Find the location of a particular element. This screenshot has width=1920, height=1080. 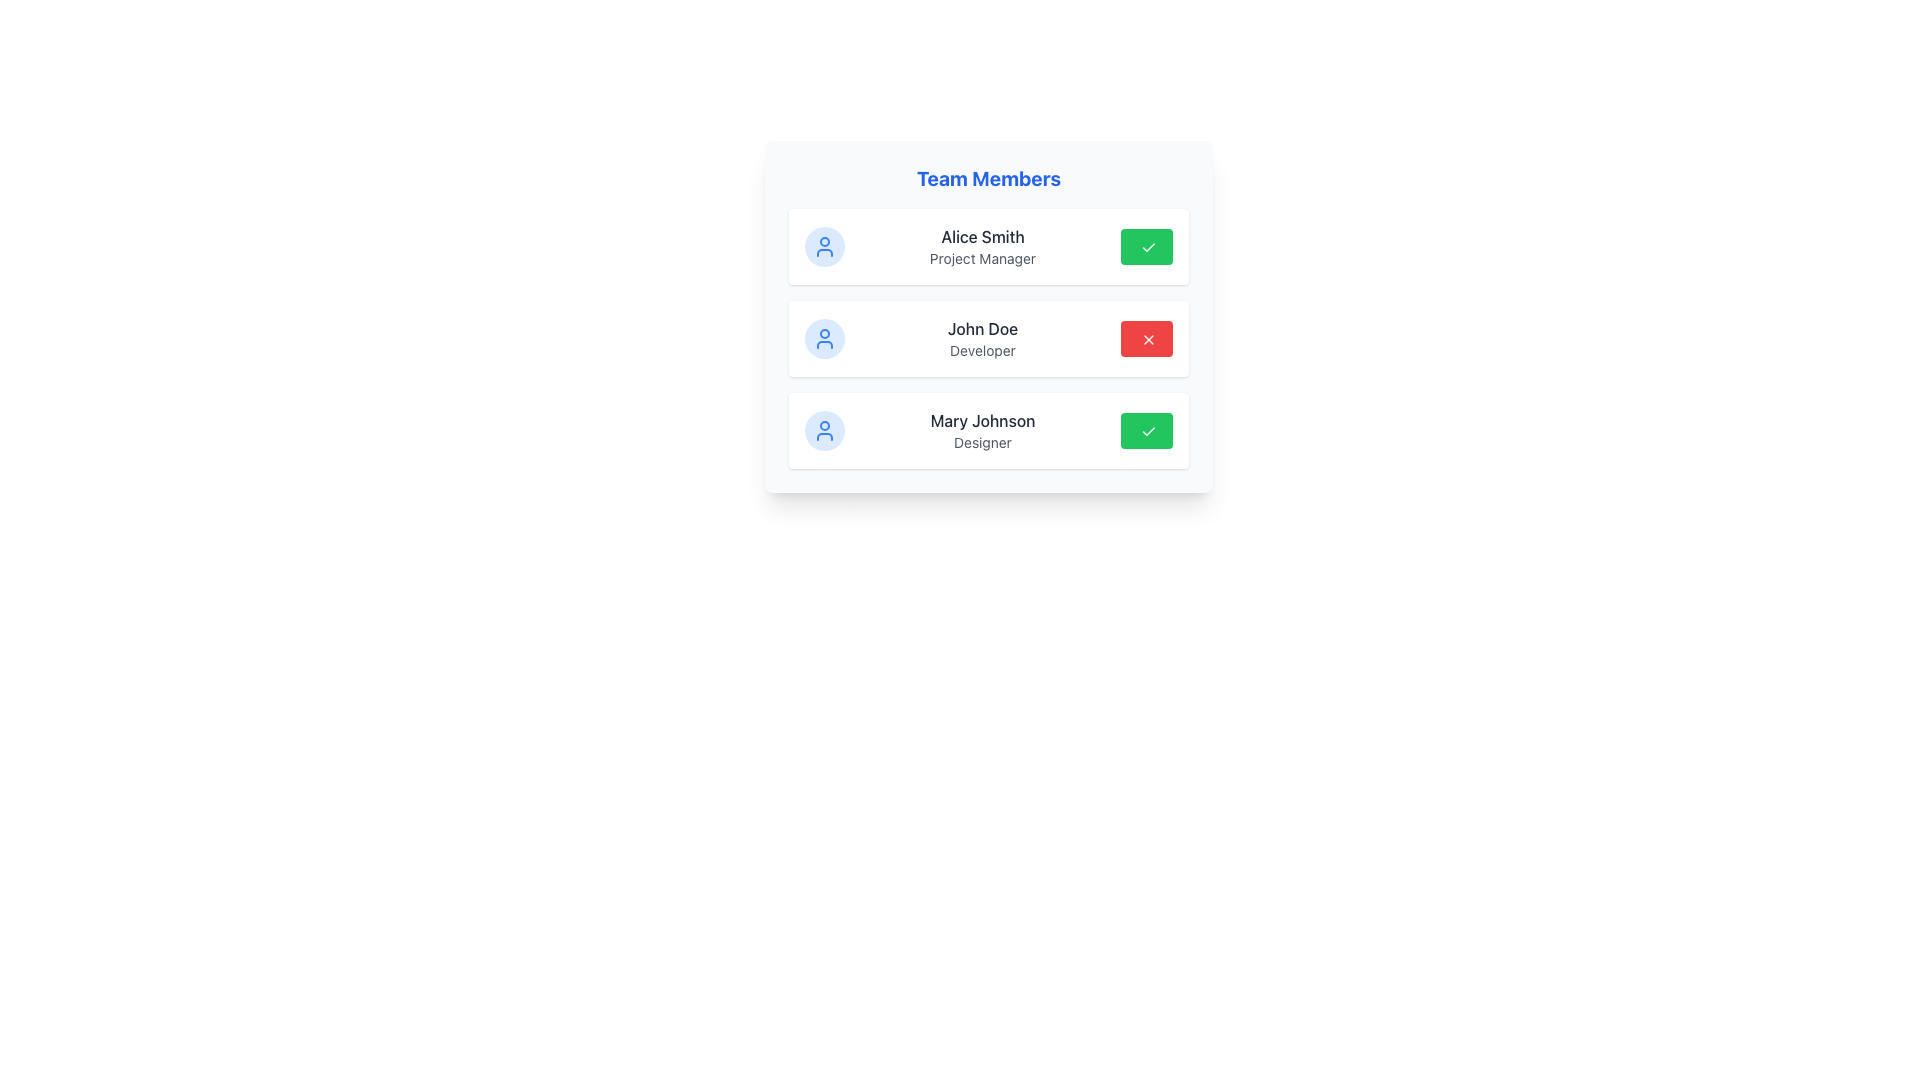

the green button with a white checkmark icon, located to the right of Alice Smith's details in the team member list is located at coordinates (1147, 245).